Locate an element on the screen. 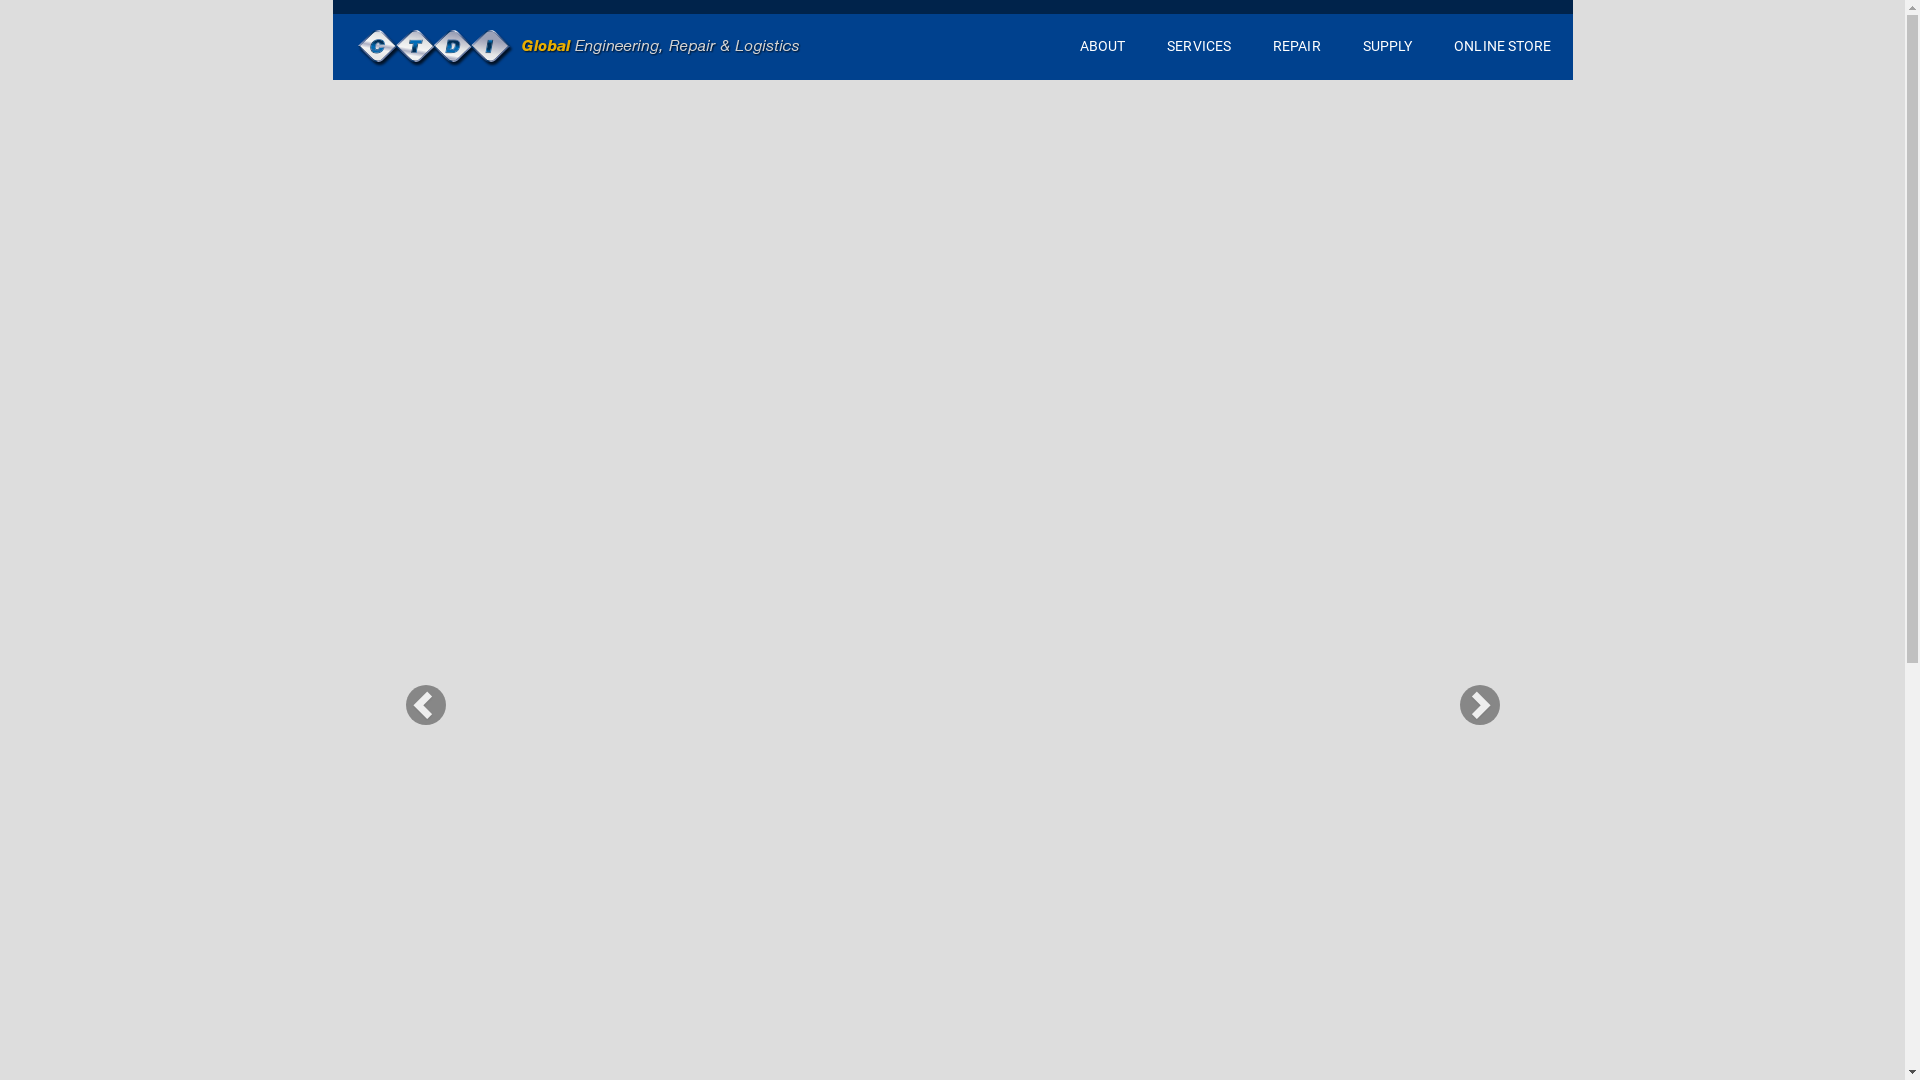 This screenshot has width=1920, height=1080. 'REPAIR' is located at coordinates (1296, 45).